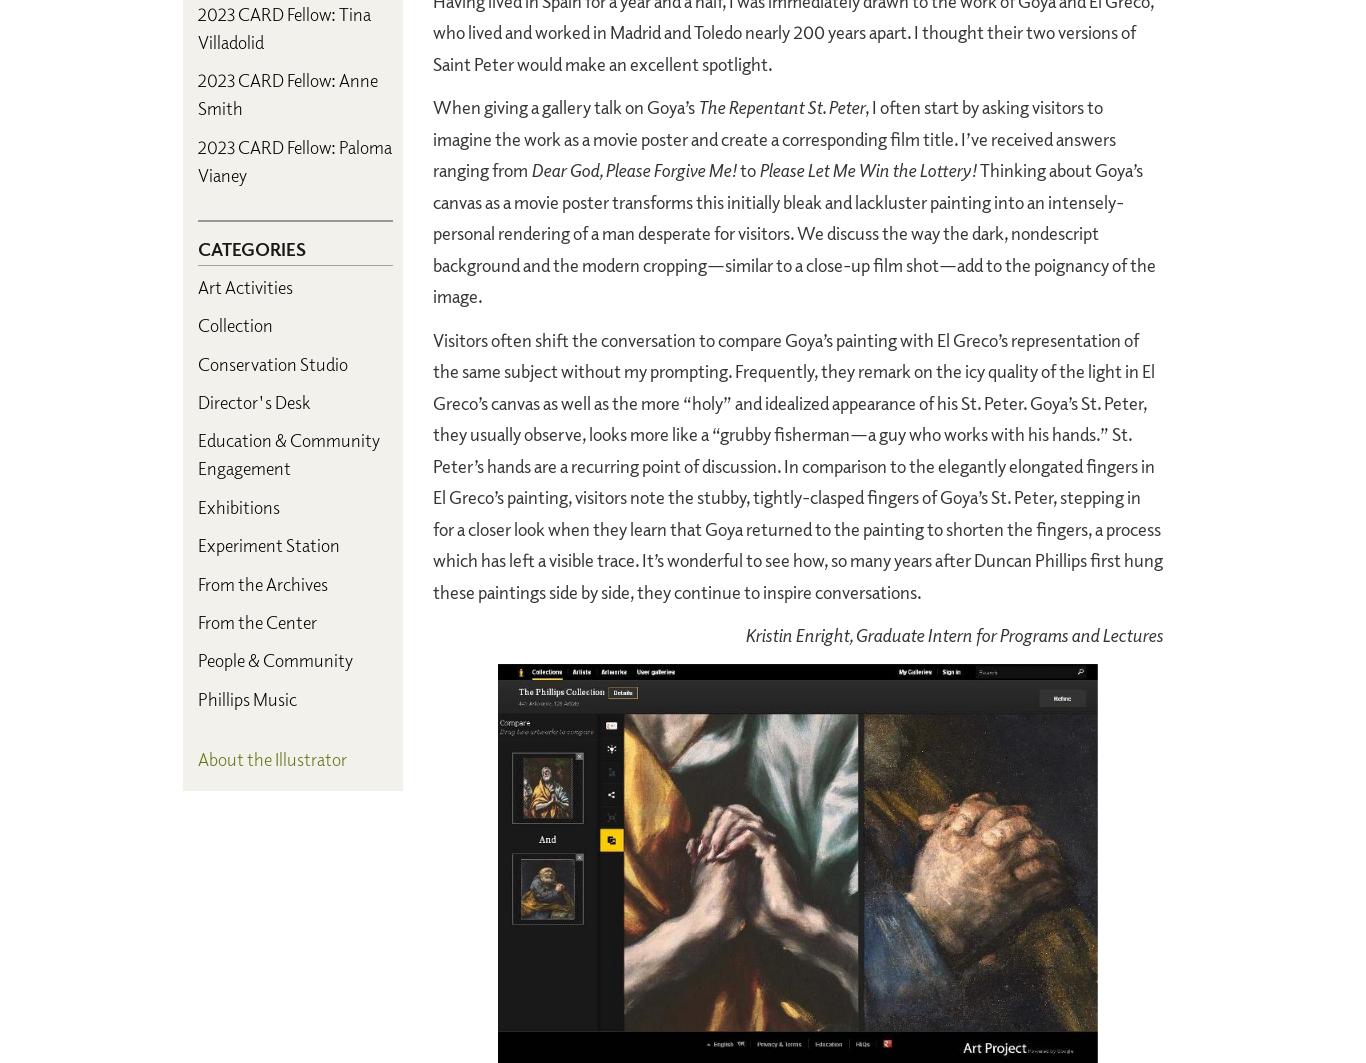 This screenshot has width=1366, height=1063. Describe the element at coordinates (245, 285) in the screenshot. I see `'Art Activities'` at that location.